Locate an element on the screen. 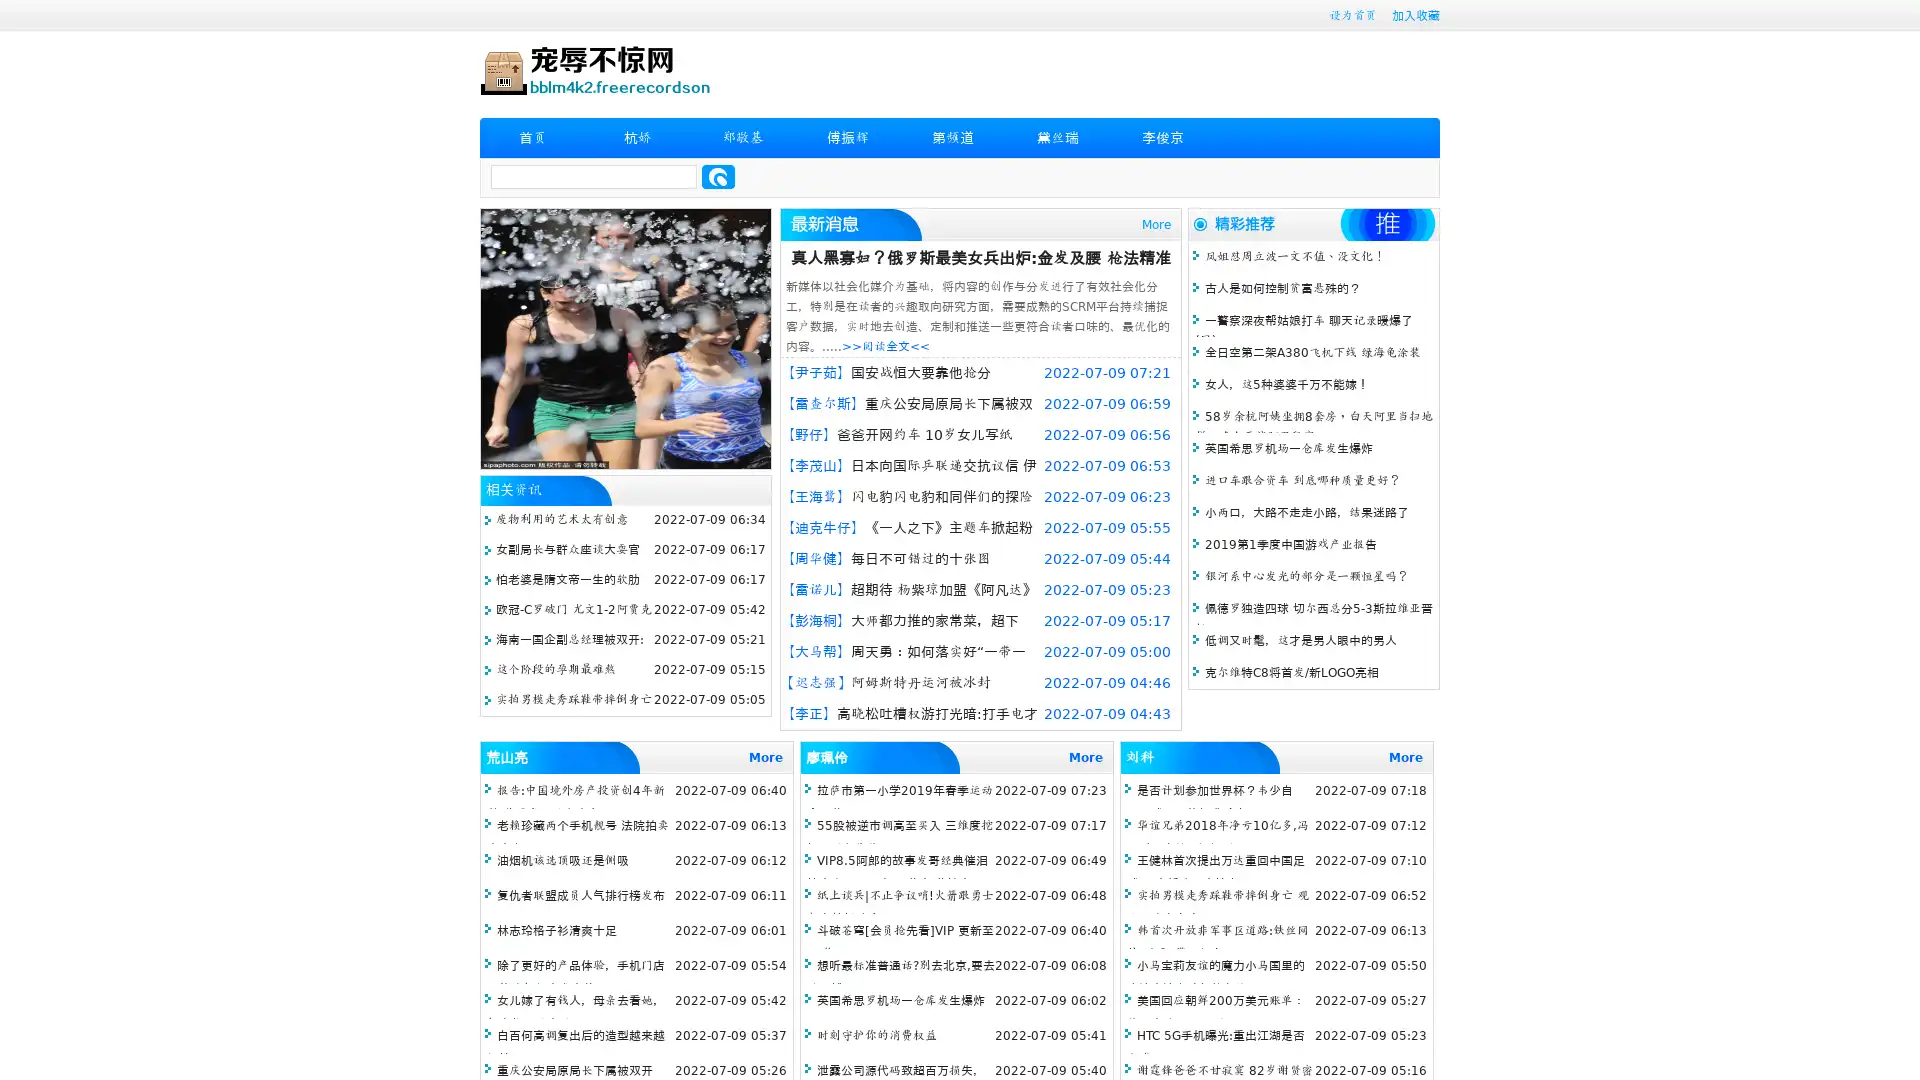  Search is located at coordinates (718, 176).